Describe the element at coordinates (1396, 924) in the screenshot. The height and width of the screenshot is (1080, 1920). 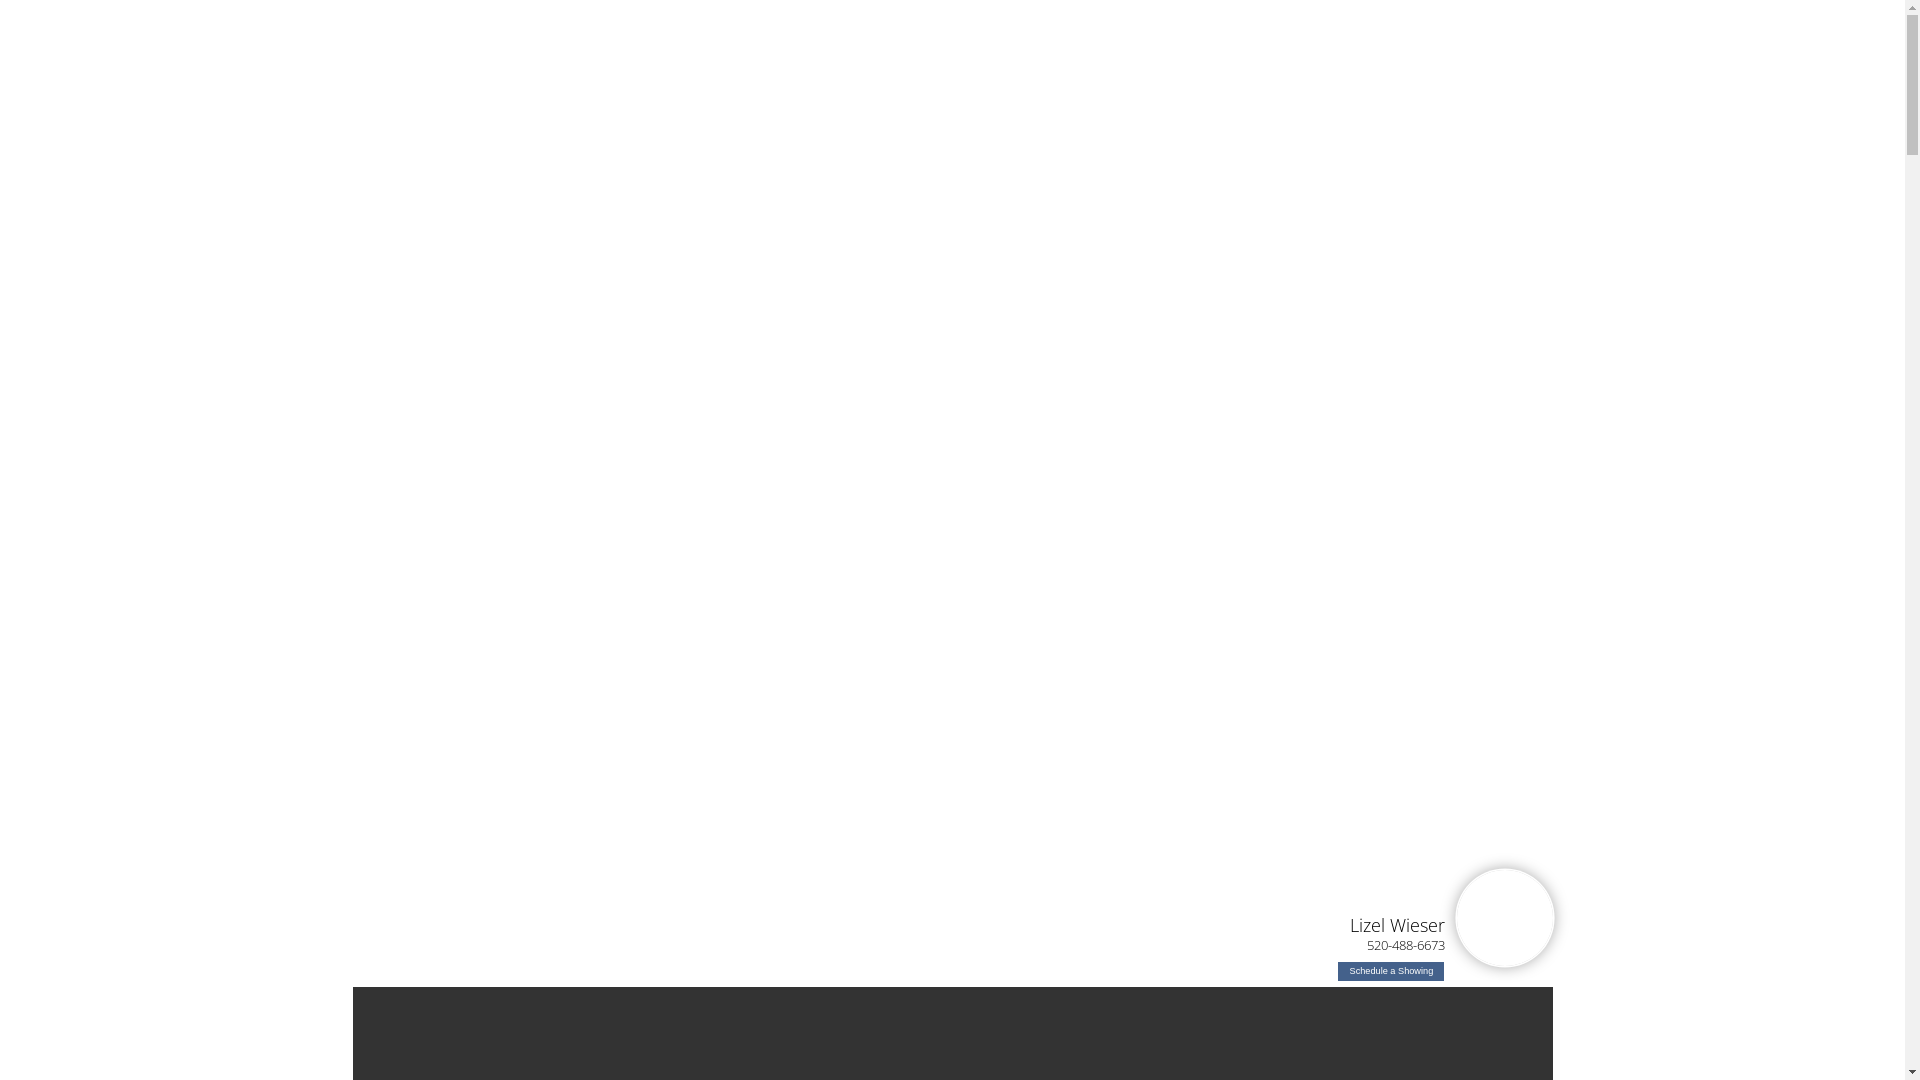
I see `'Lizel Wieser'` at that location.